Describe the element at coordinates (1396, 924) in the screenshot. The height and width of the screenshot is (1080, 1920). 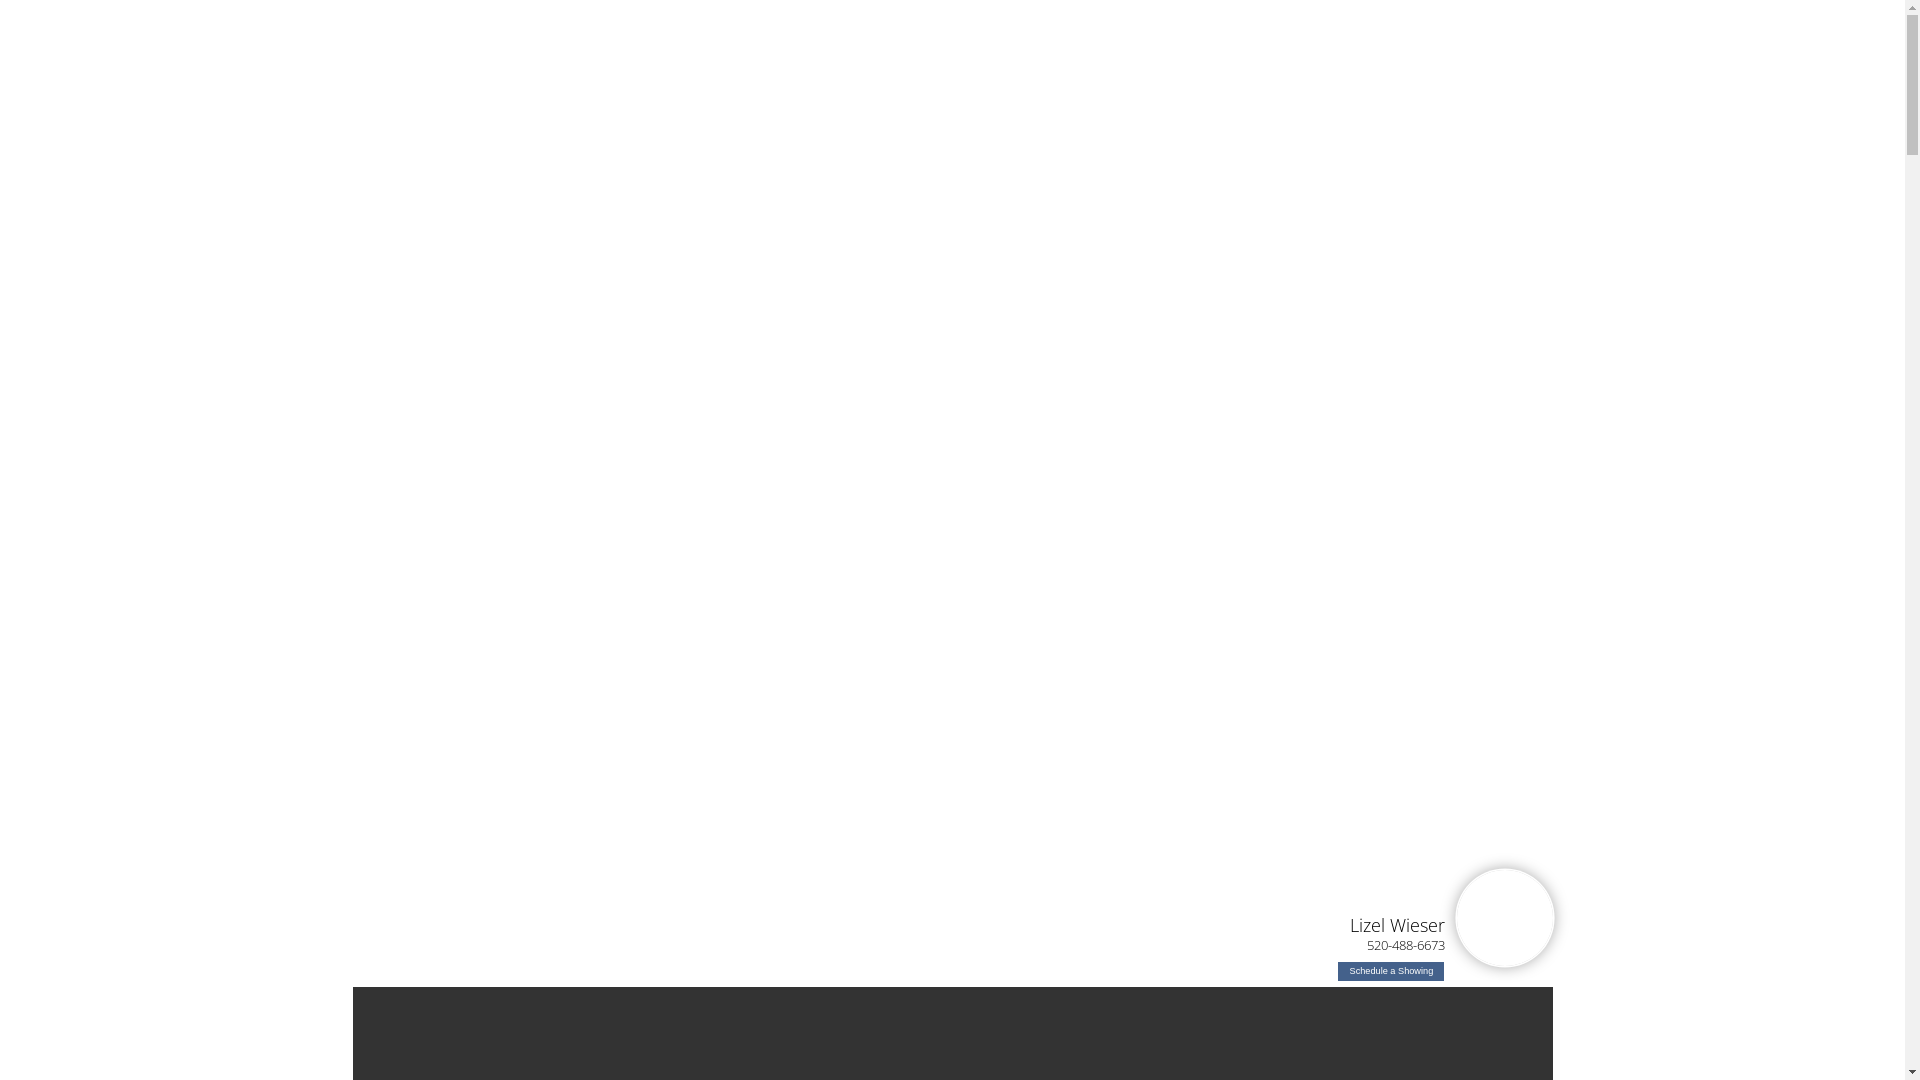
I see `'Lizel Wieser'` at that location.